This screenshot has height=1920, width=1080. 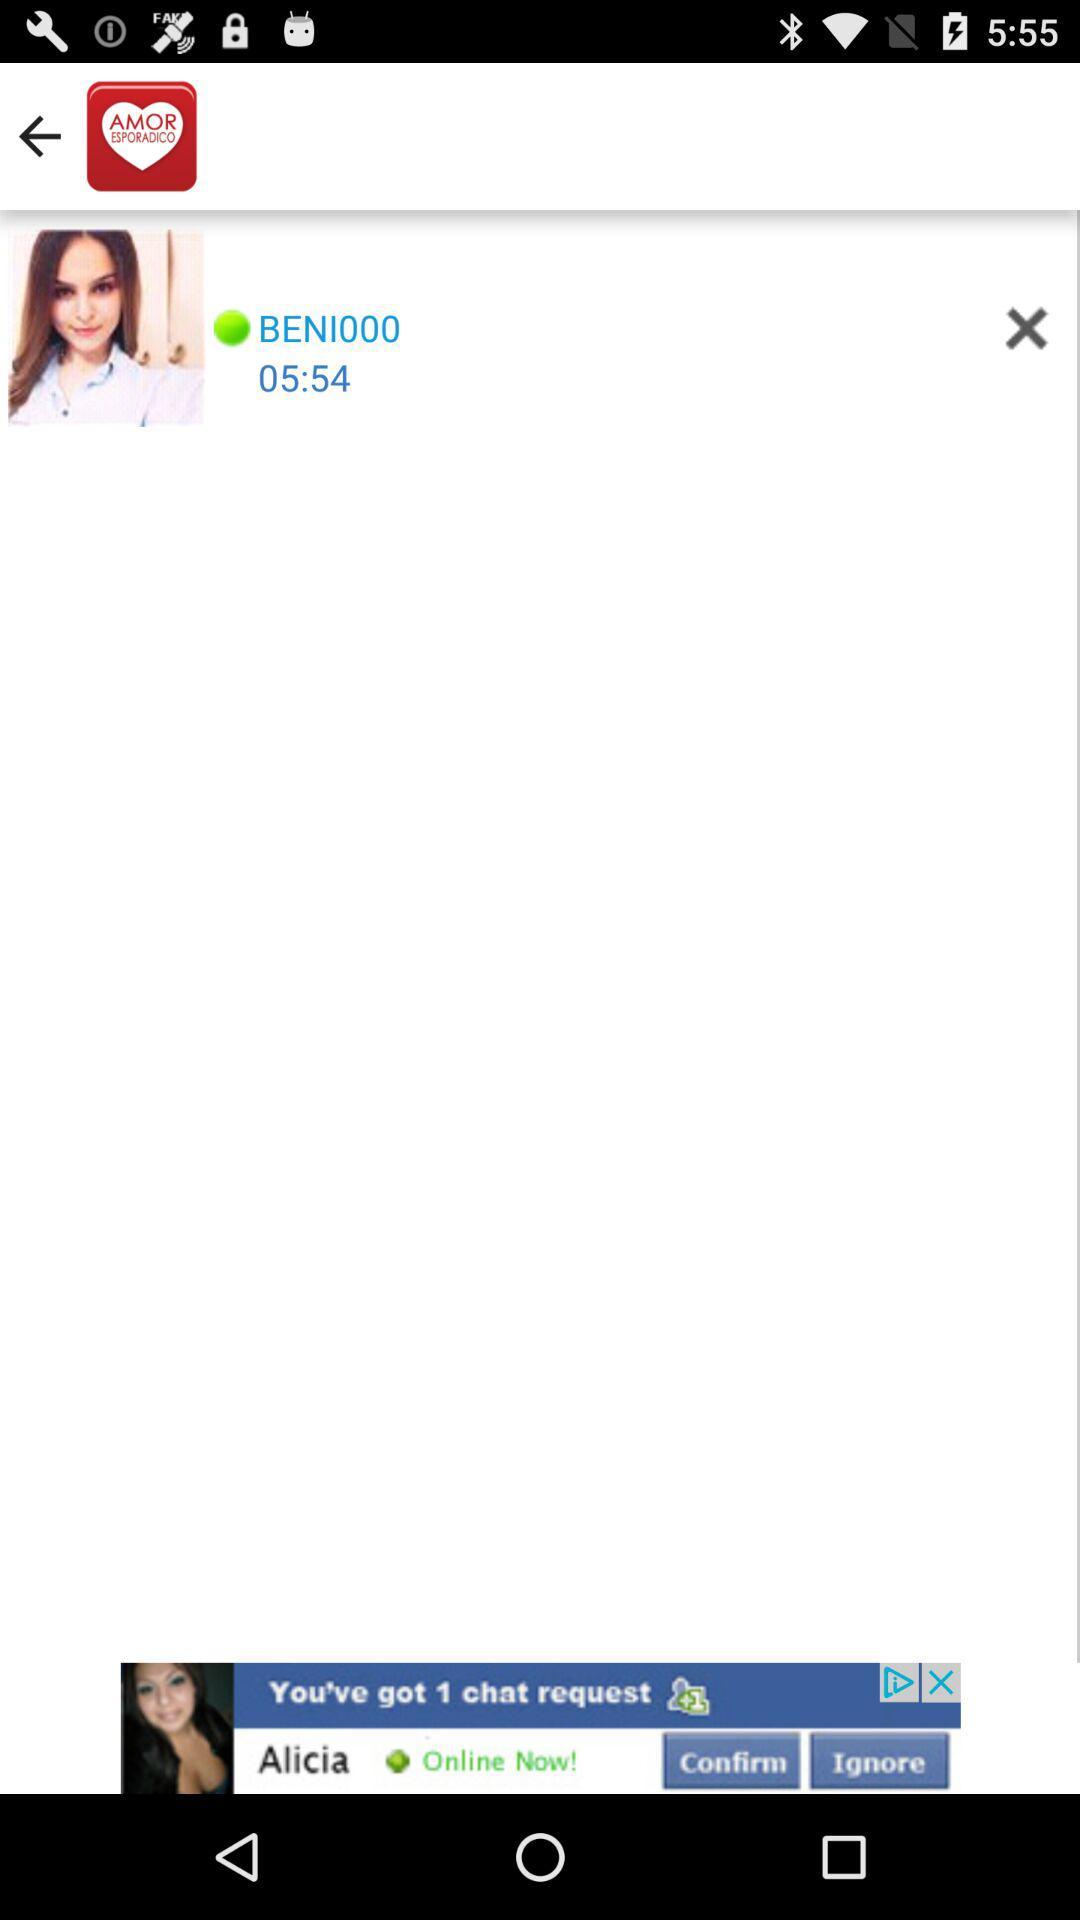 What do you see at coordinates (1027, 328) in the screenshot?
I see `close` at bounding box center [1027, 328].